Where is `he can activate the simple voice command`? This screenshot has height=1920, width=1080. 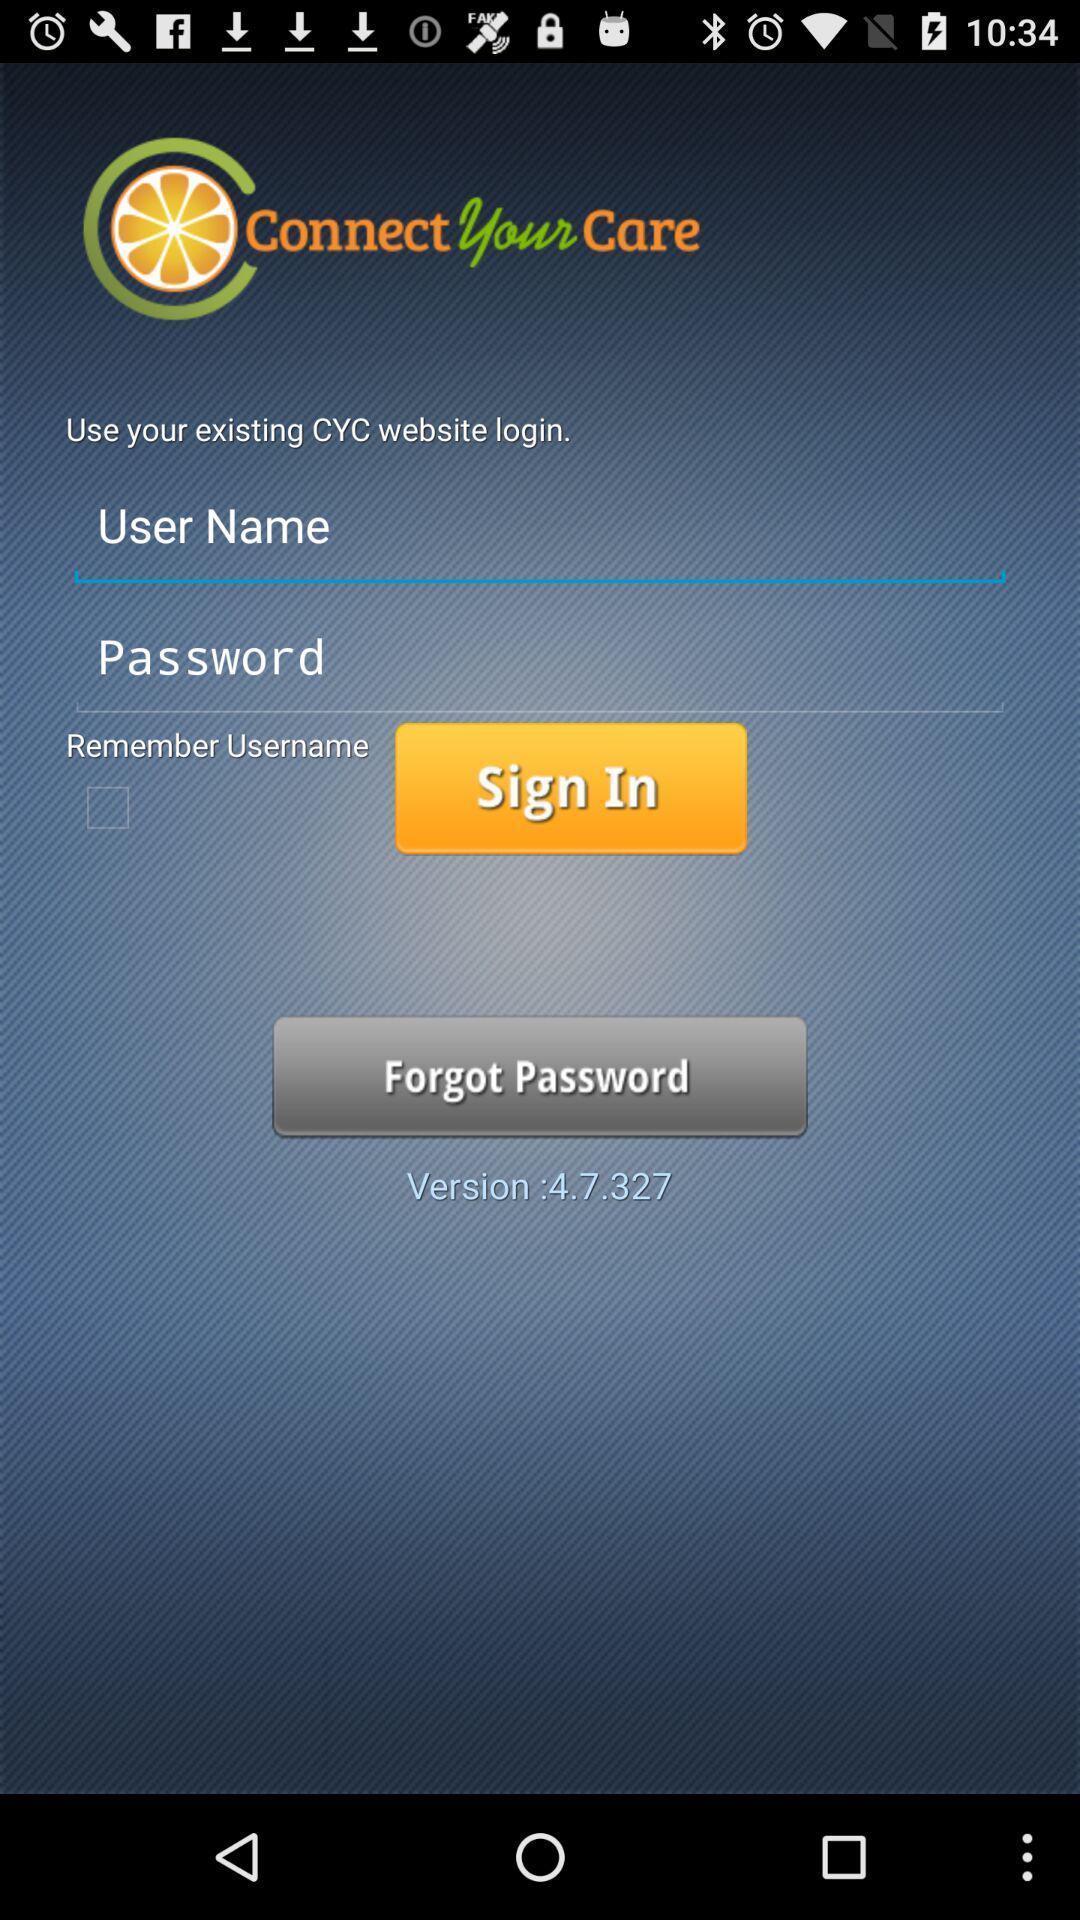 he can activate the simple voice command is located at coordinates (571, 788).